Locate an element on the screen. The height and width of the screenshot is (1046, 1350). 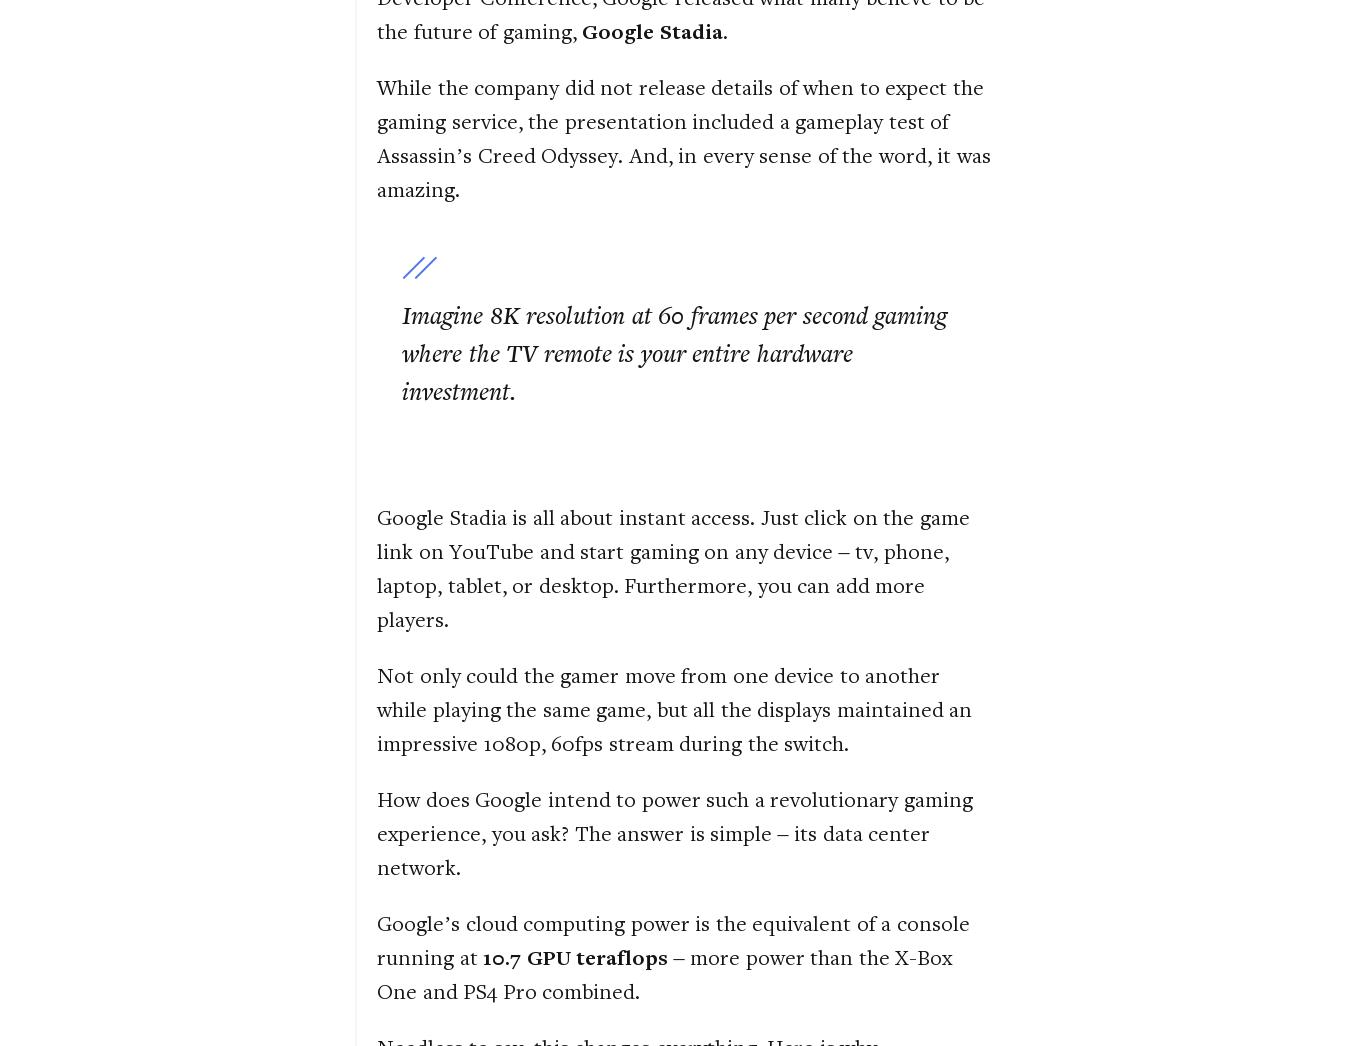
'– more power than the X-Box One and PS4 Pro combined.' is located at coordinates (664, 971).